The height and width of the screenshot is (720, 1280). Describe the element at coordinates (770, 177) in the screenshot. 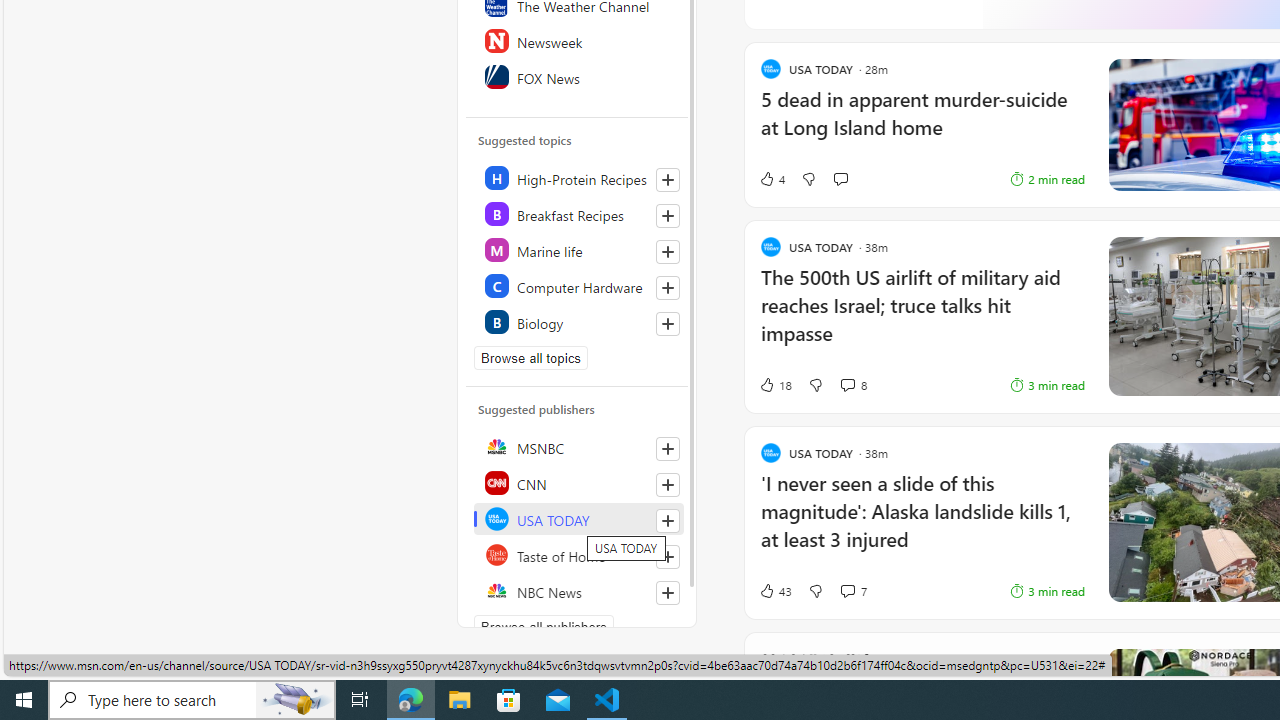

I see `'4 Like'` at that location.